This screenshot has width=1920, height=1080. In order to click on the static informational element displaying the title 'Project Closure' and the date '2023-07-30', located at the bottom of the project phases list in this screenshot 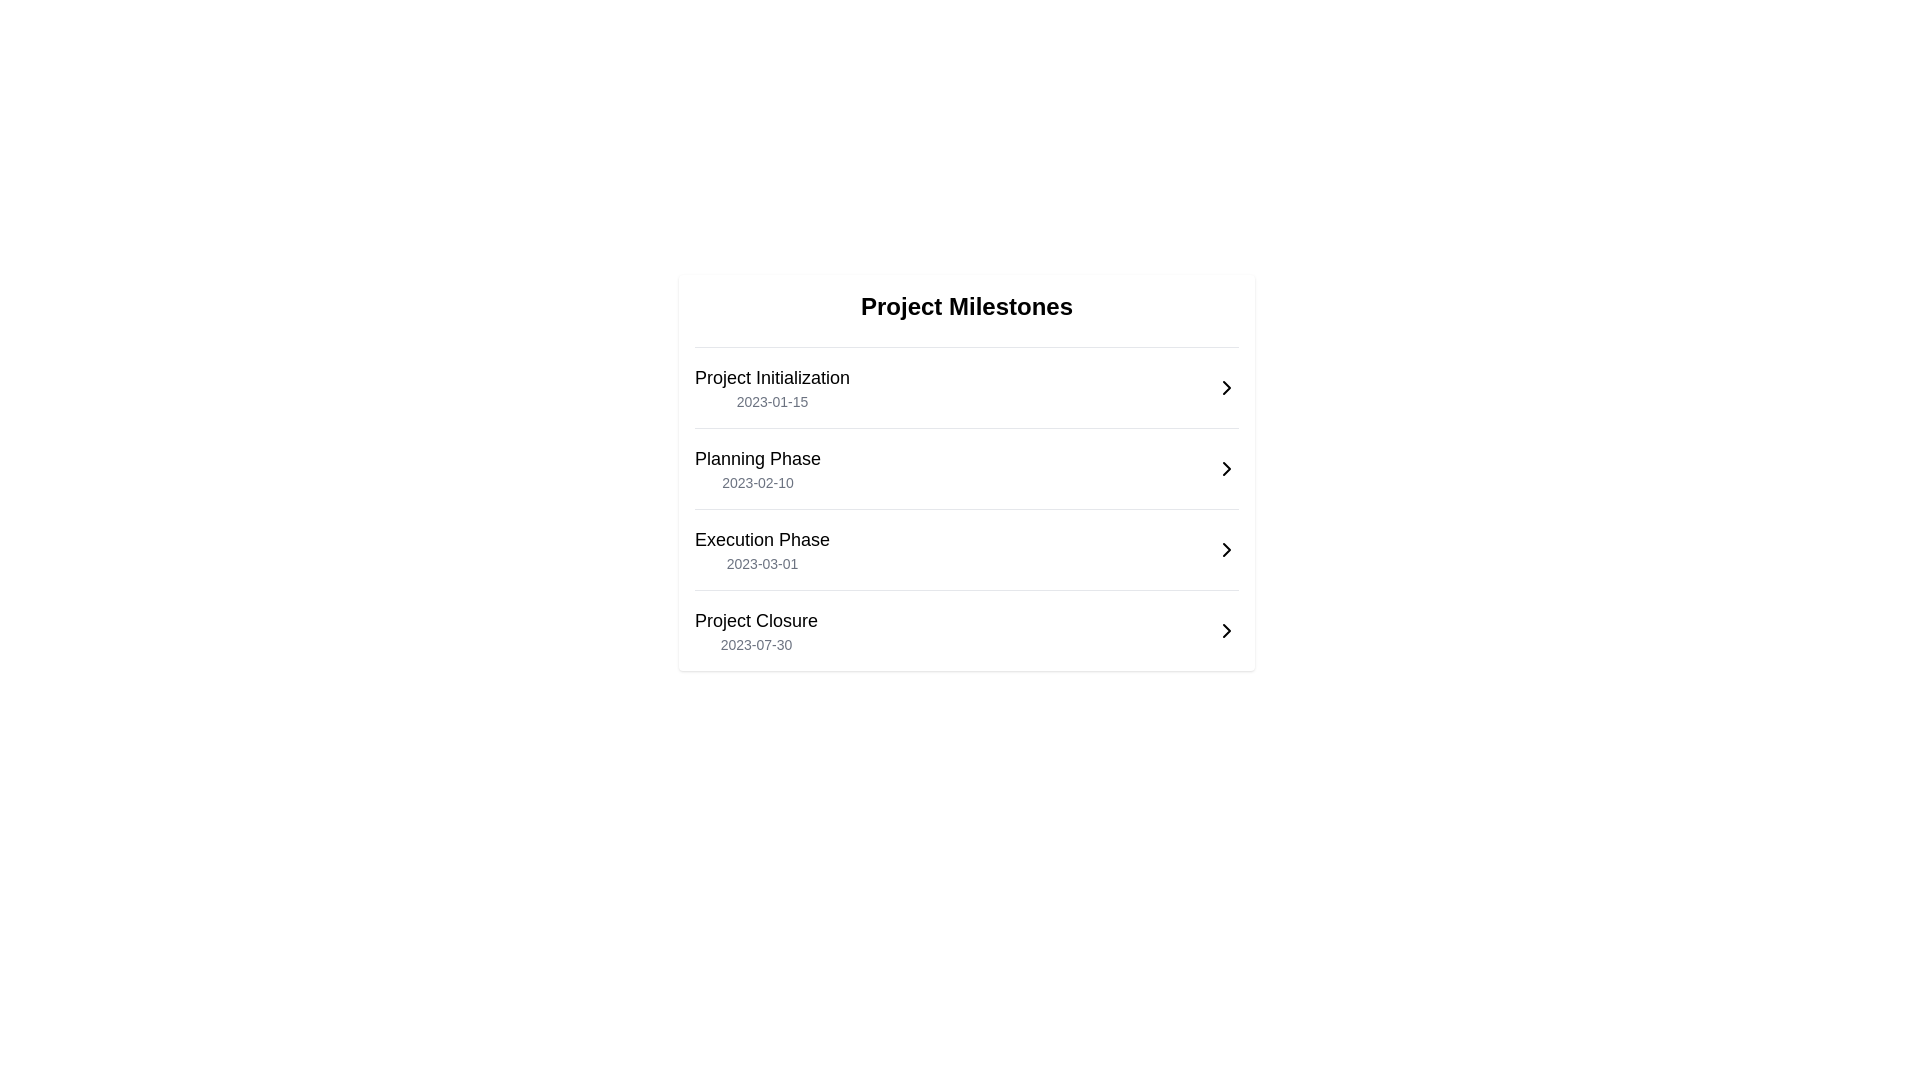, I will do `click(755, 631)`.